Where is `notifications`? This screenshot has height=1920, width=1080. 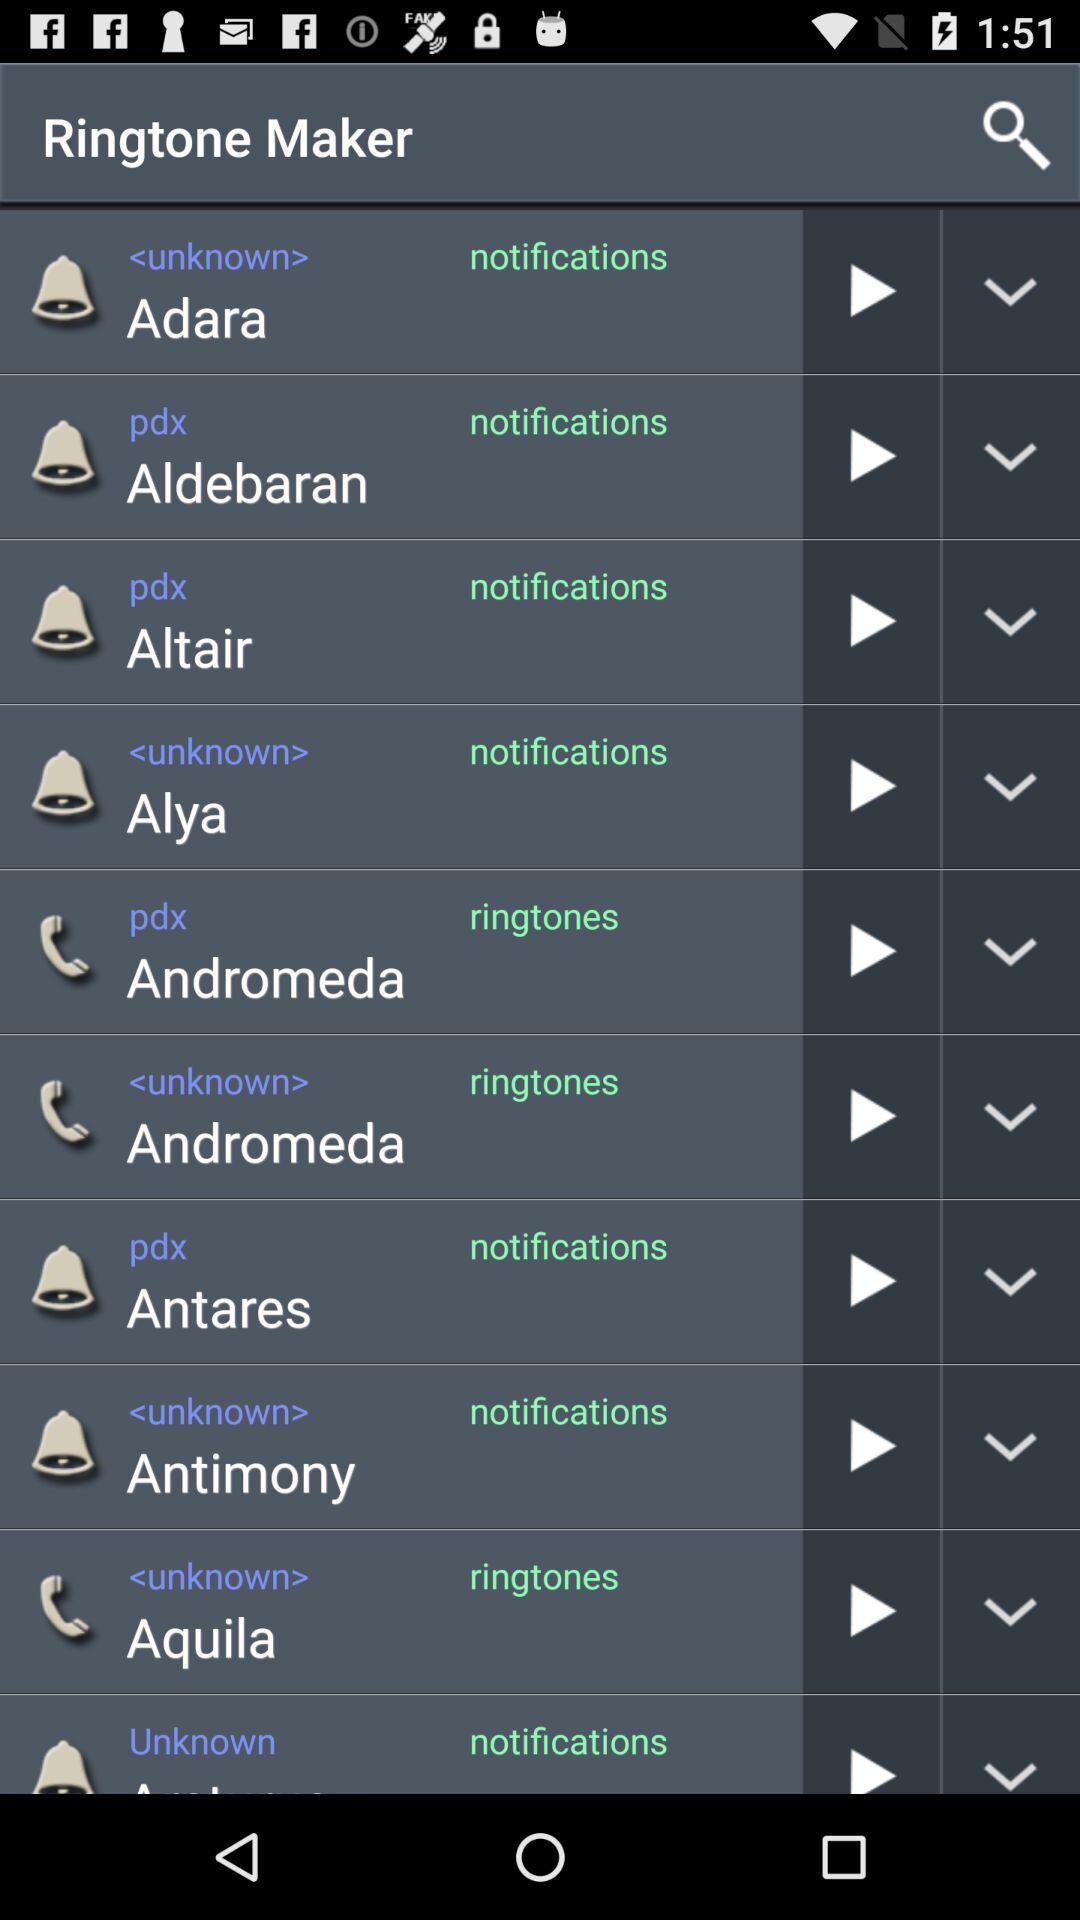 notifications is located at coordinates (870, 290).